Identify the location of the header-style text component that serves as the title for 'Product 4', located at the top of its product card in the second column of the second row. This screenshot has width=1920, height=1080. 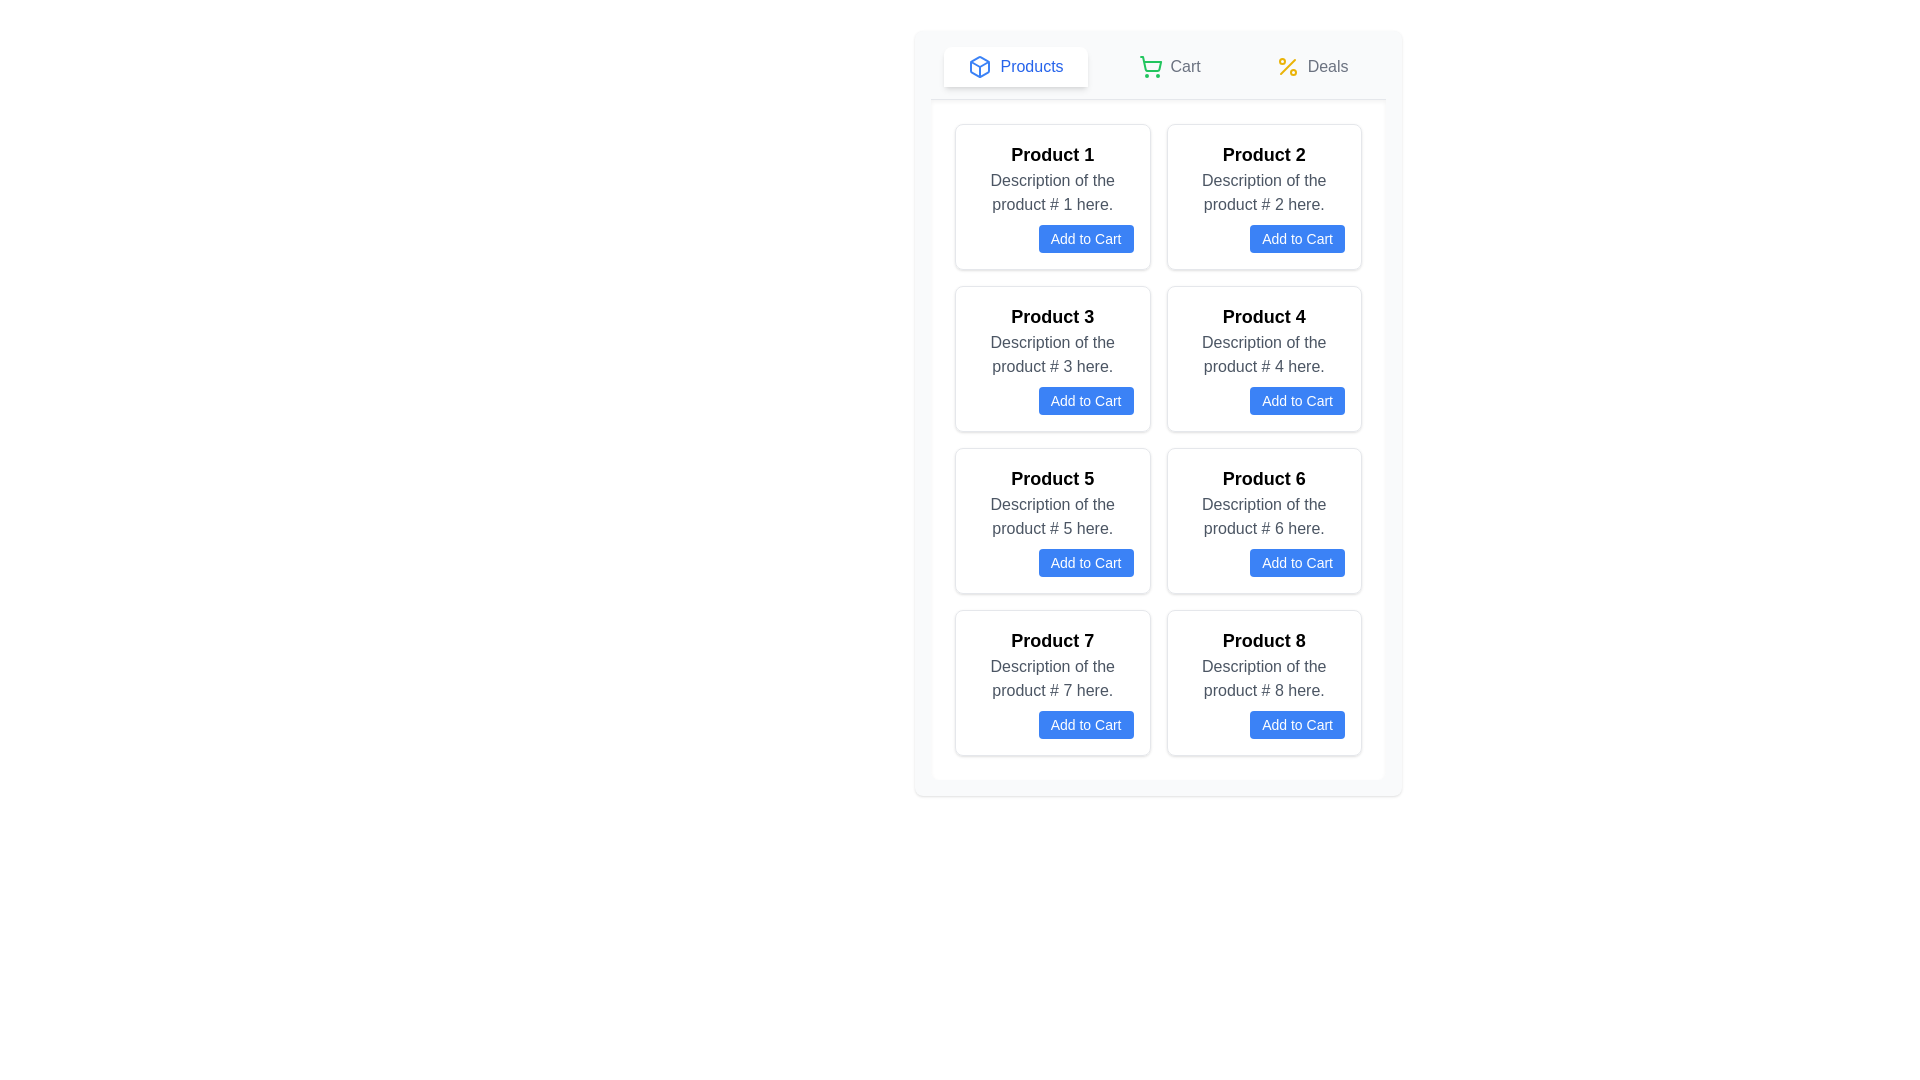
(1263, 315).